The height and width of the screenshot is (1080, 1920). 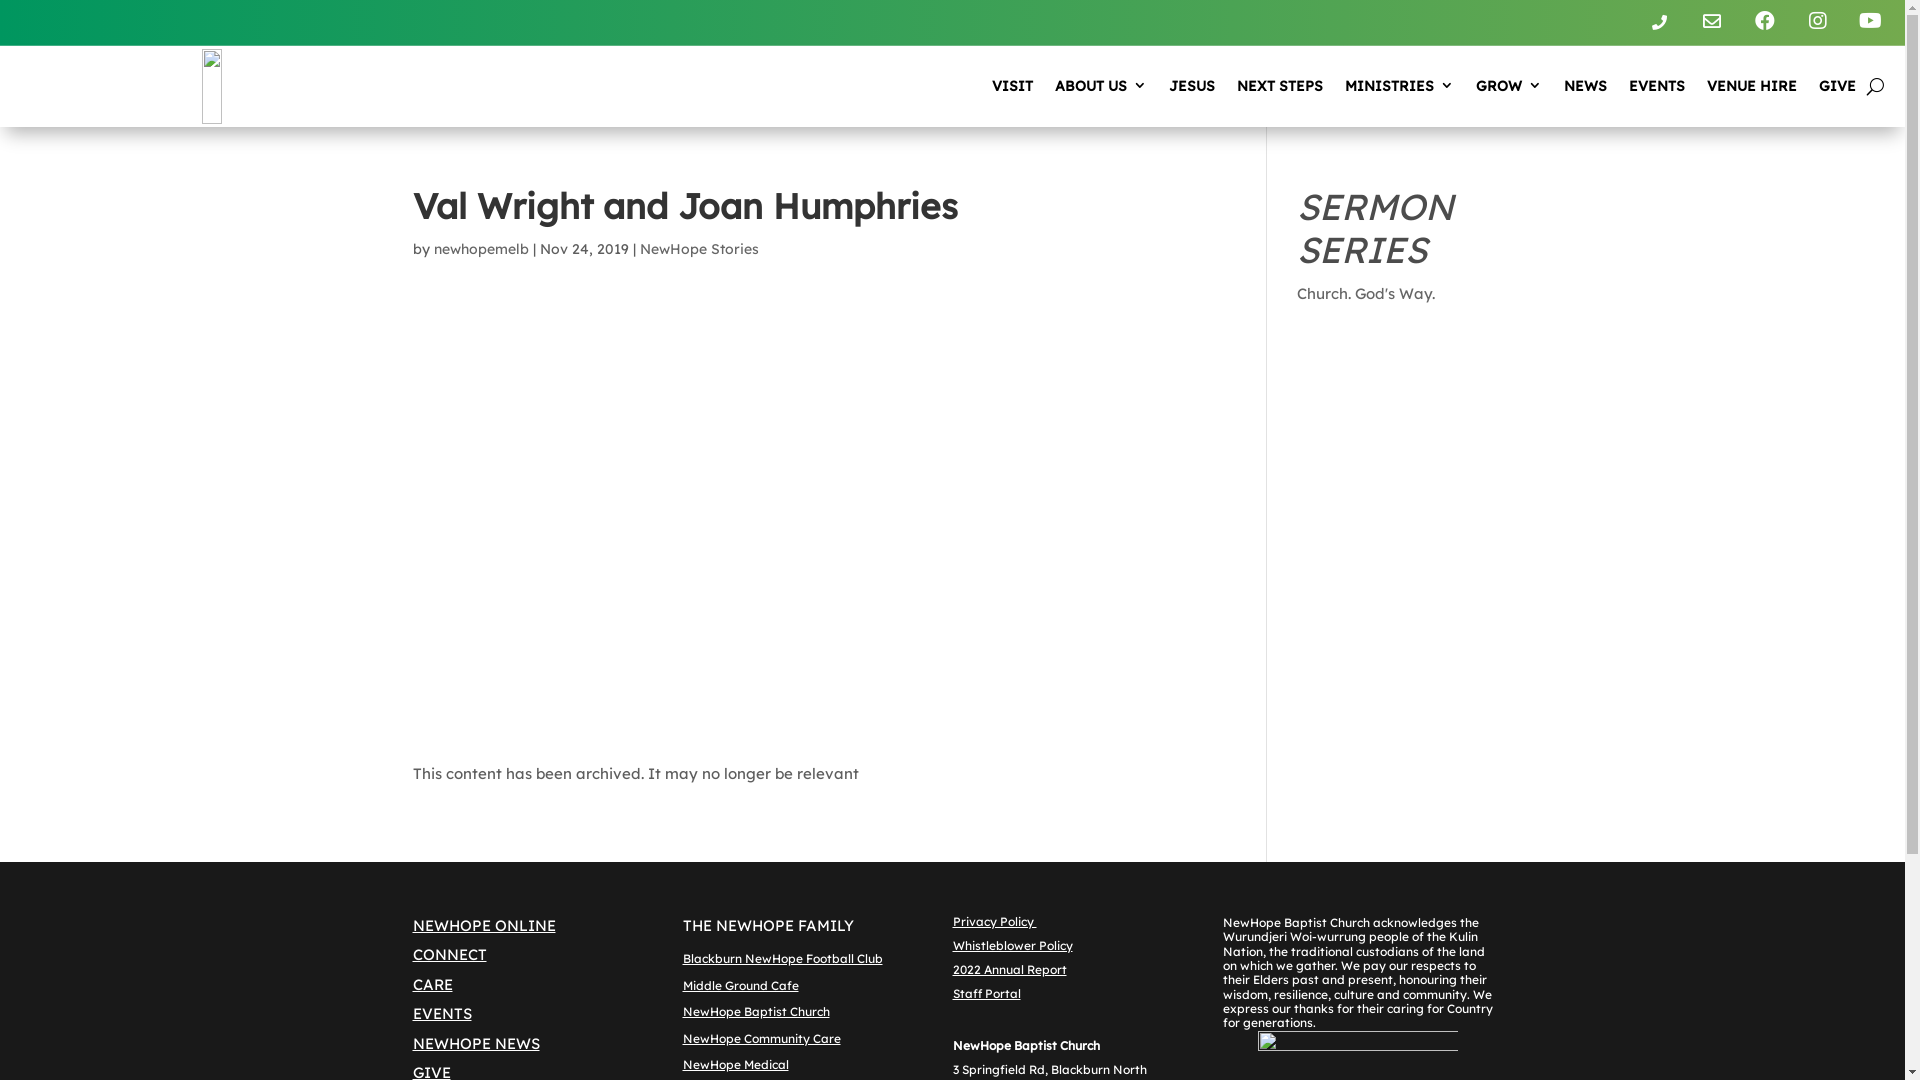 I want to click on 'NewHope Community Care', so click(x=760, y=1037).